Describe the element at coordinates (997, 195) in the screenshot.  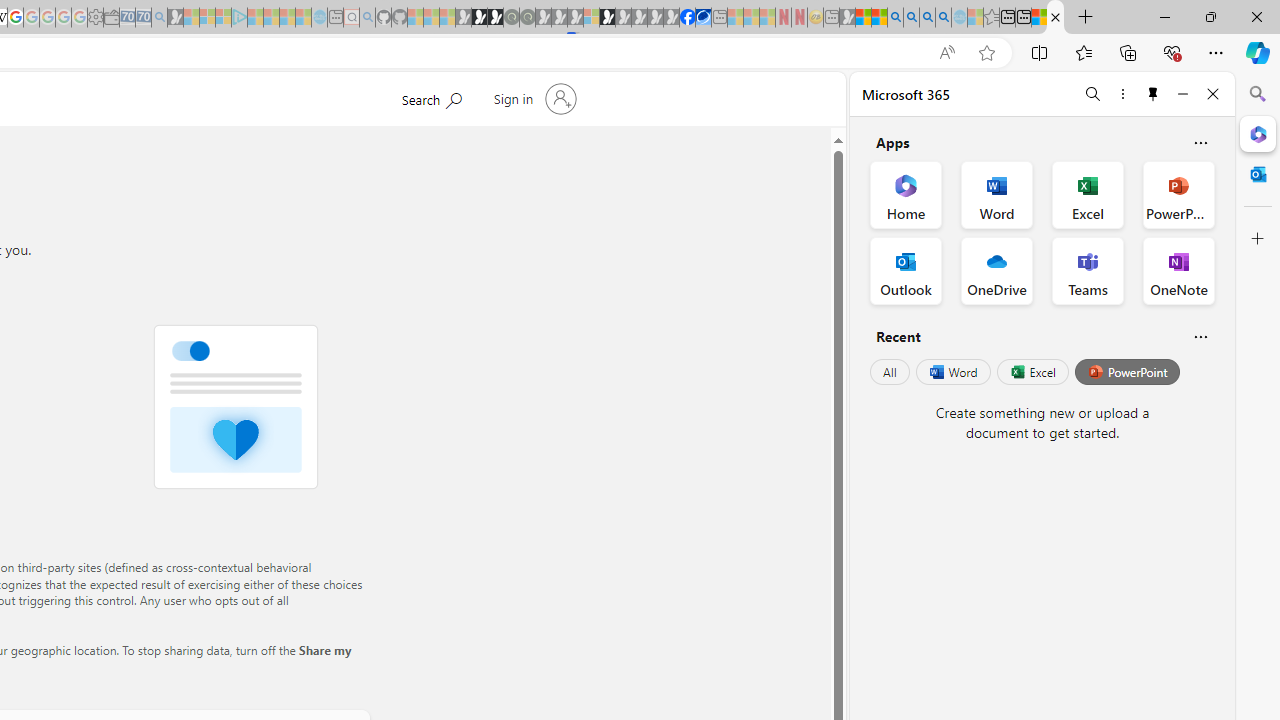
I see `'Word Office App'` at that location.